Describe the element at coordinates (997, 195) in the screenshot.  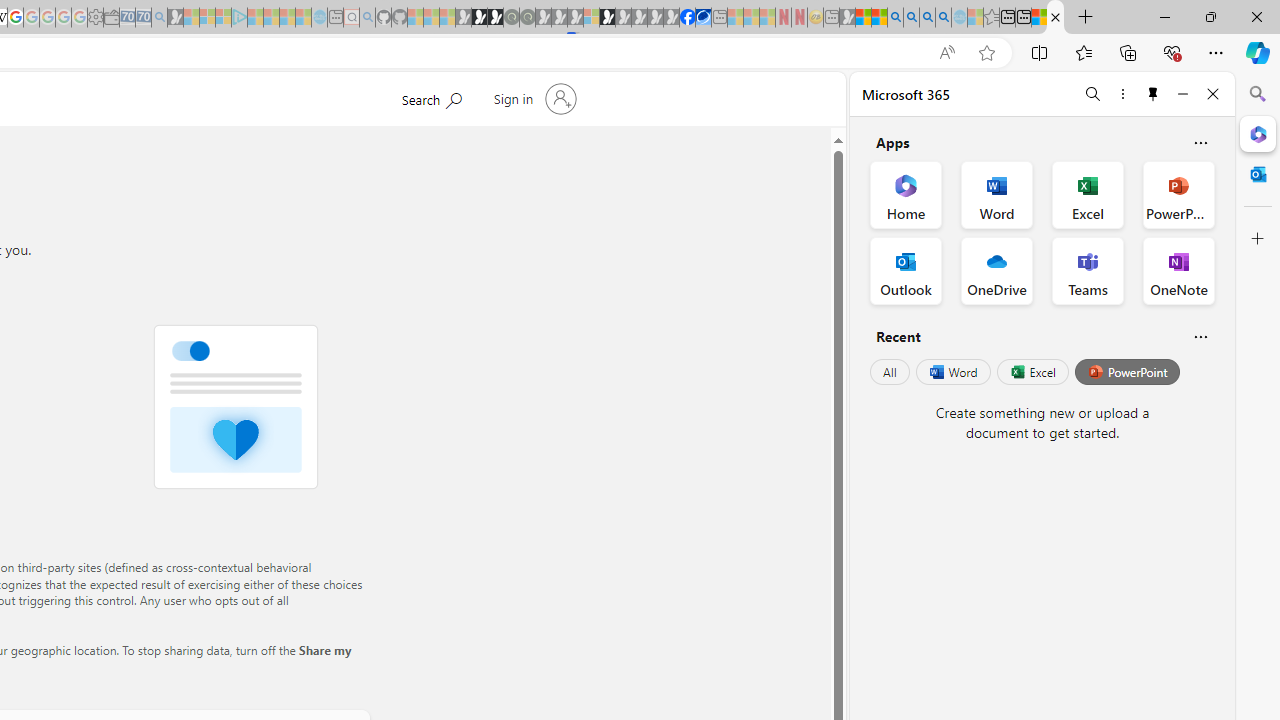
I see `'Word Office App'` at that location.